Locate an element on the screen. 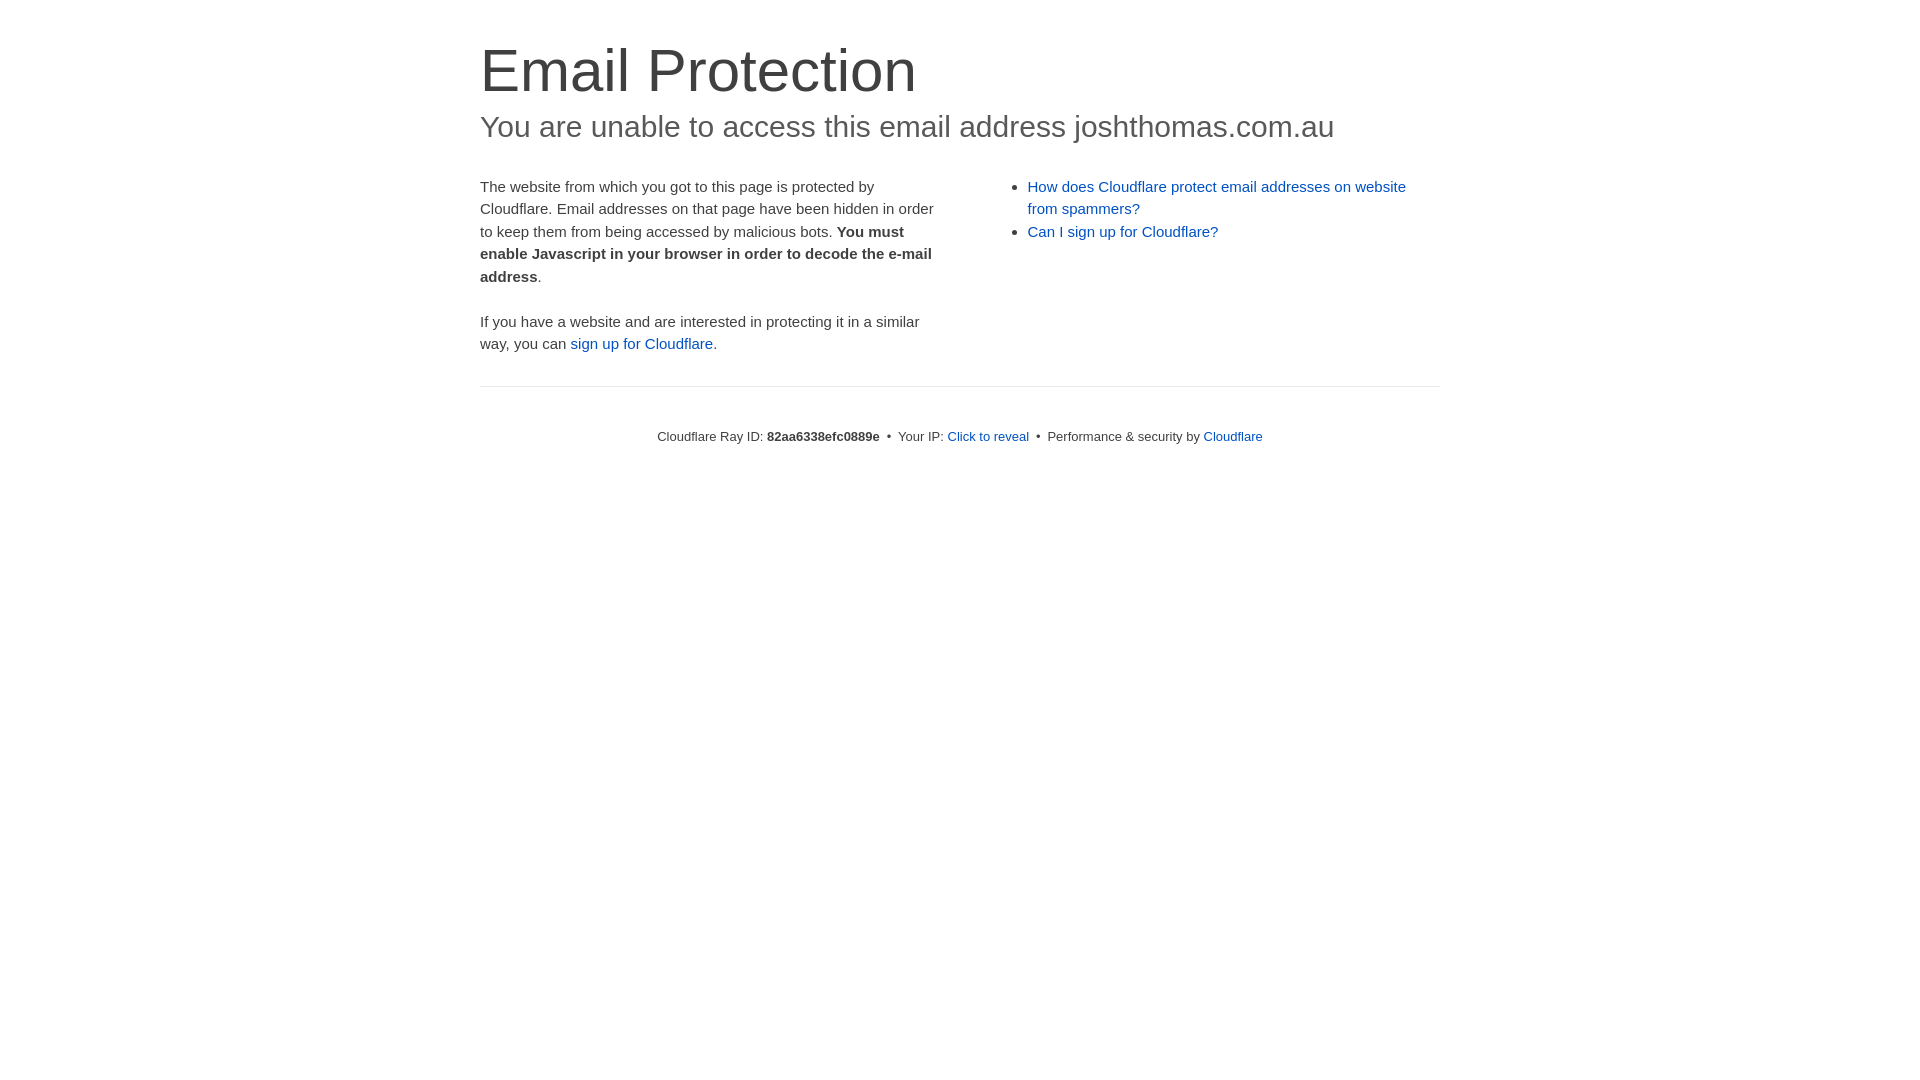 The width and height of the screenshot is (1920, 1080). 'Can I sign up for Cloudflare?' is located at coordinates (1123, 230).